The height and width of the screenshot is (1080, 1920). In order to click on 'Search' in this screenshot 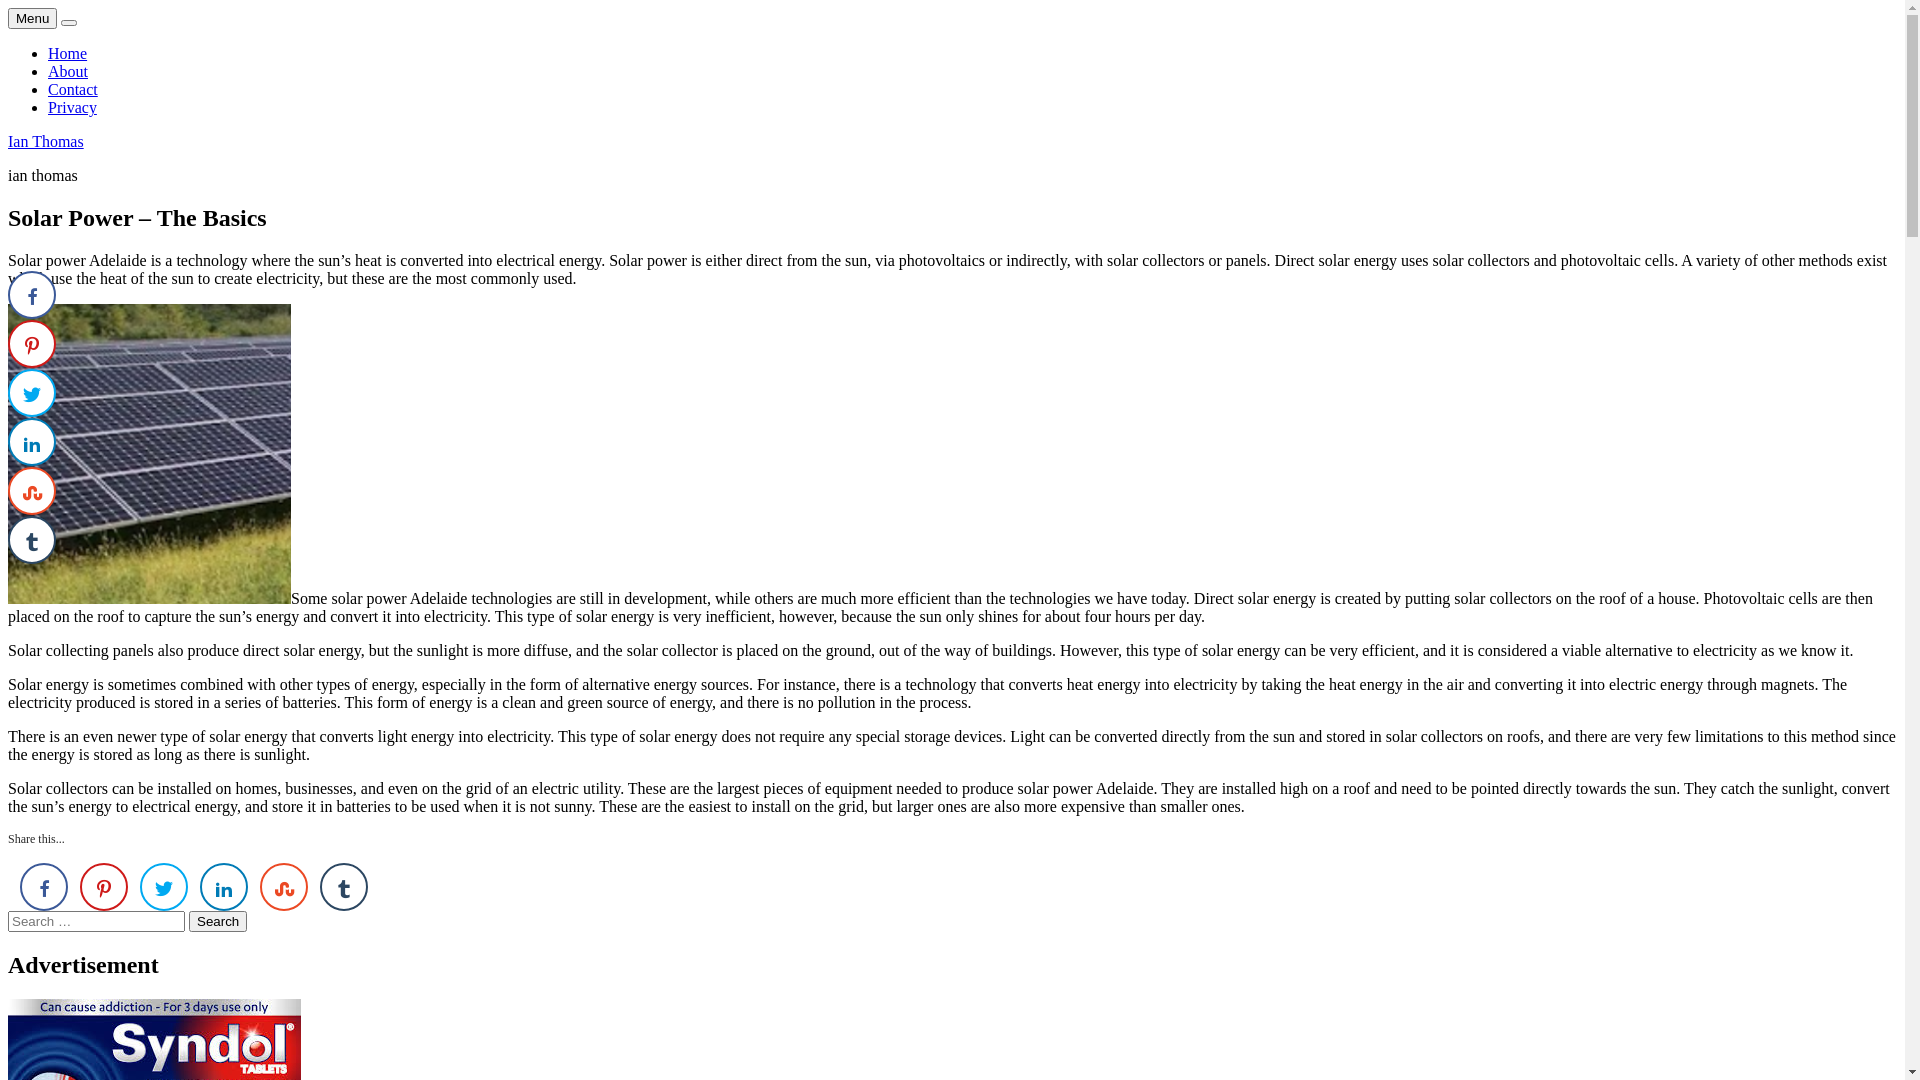, I will do `click(188, 921)`.